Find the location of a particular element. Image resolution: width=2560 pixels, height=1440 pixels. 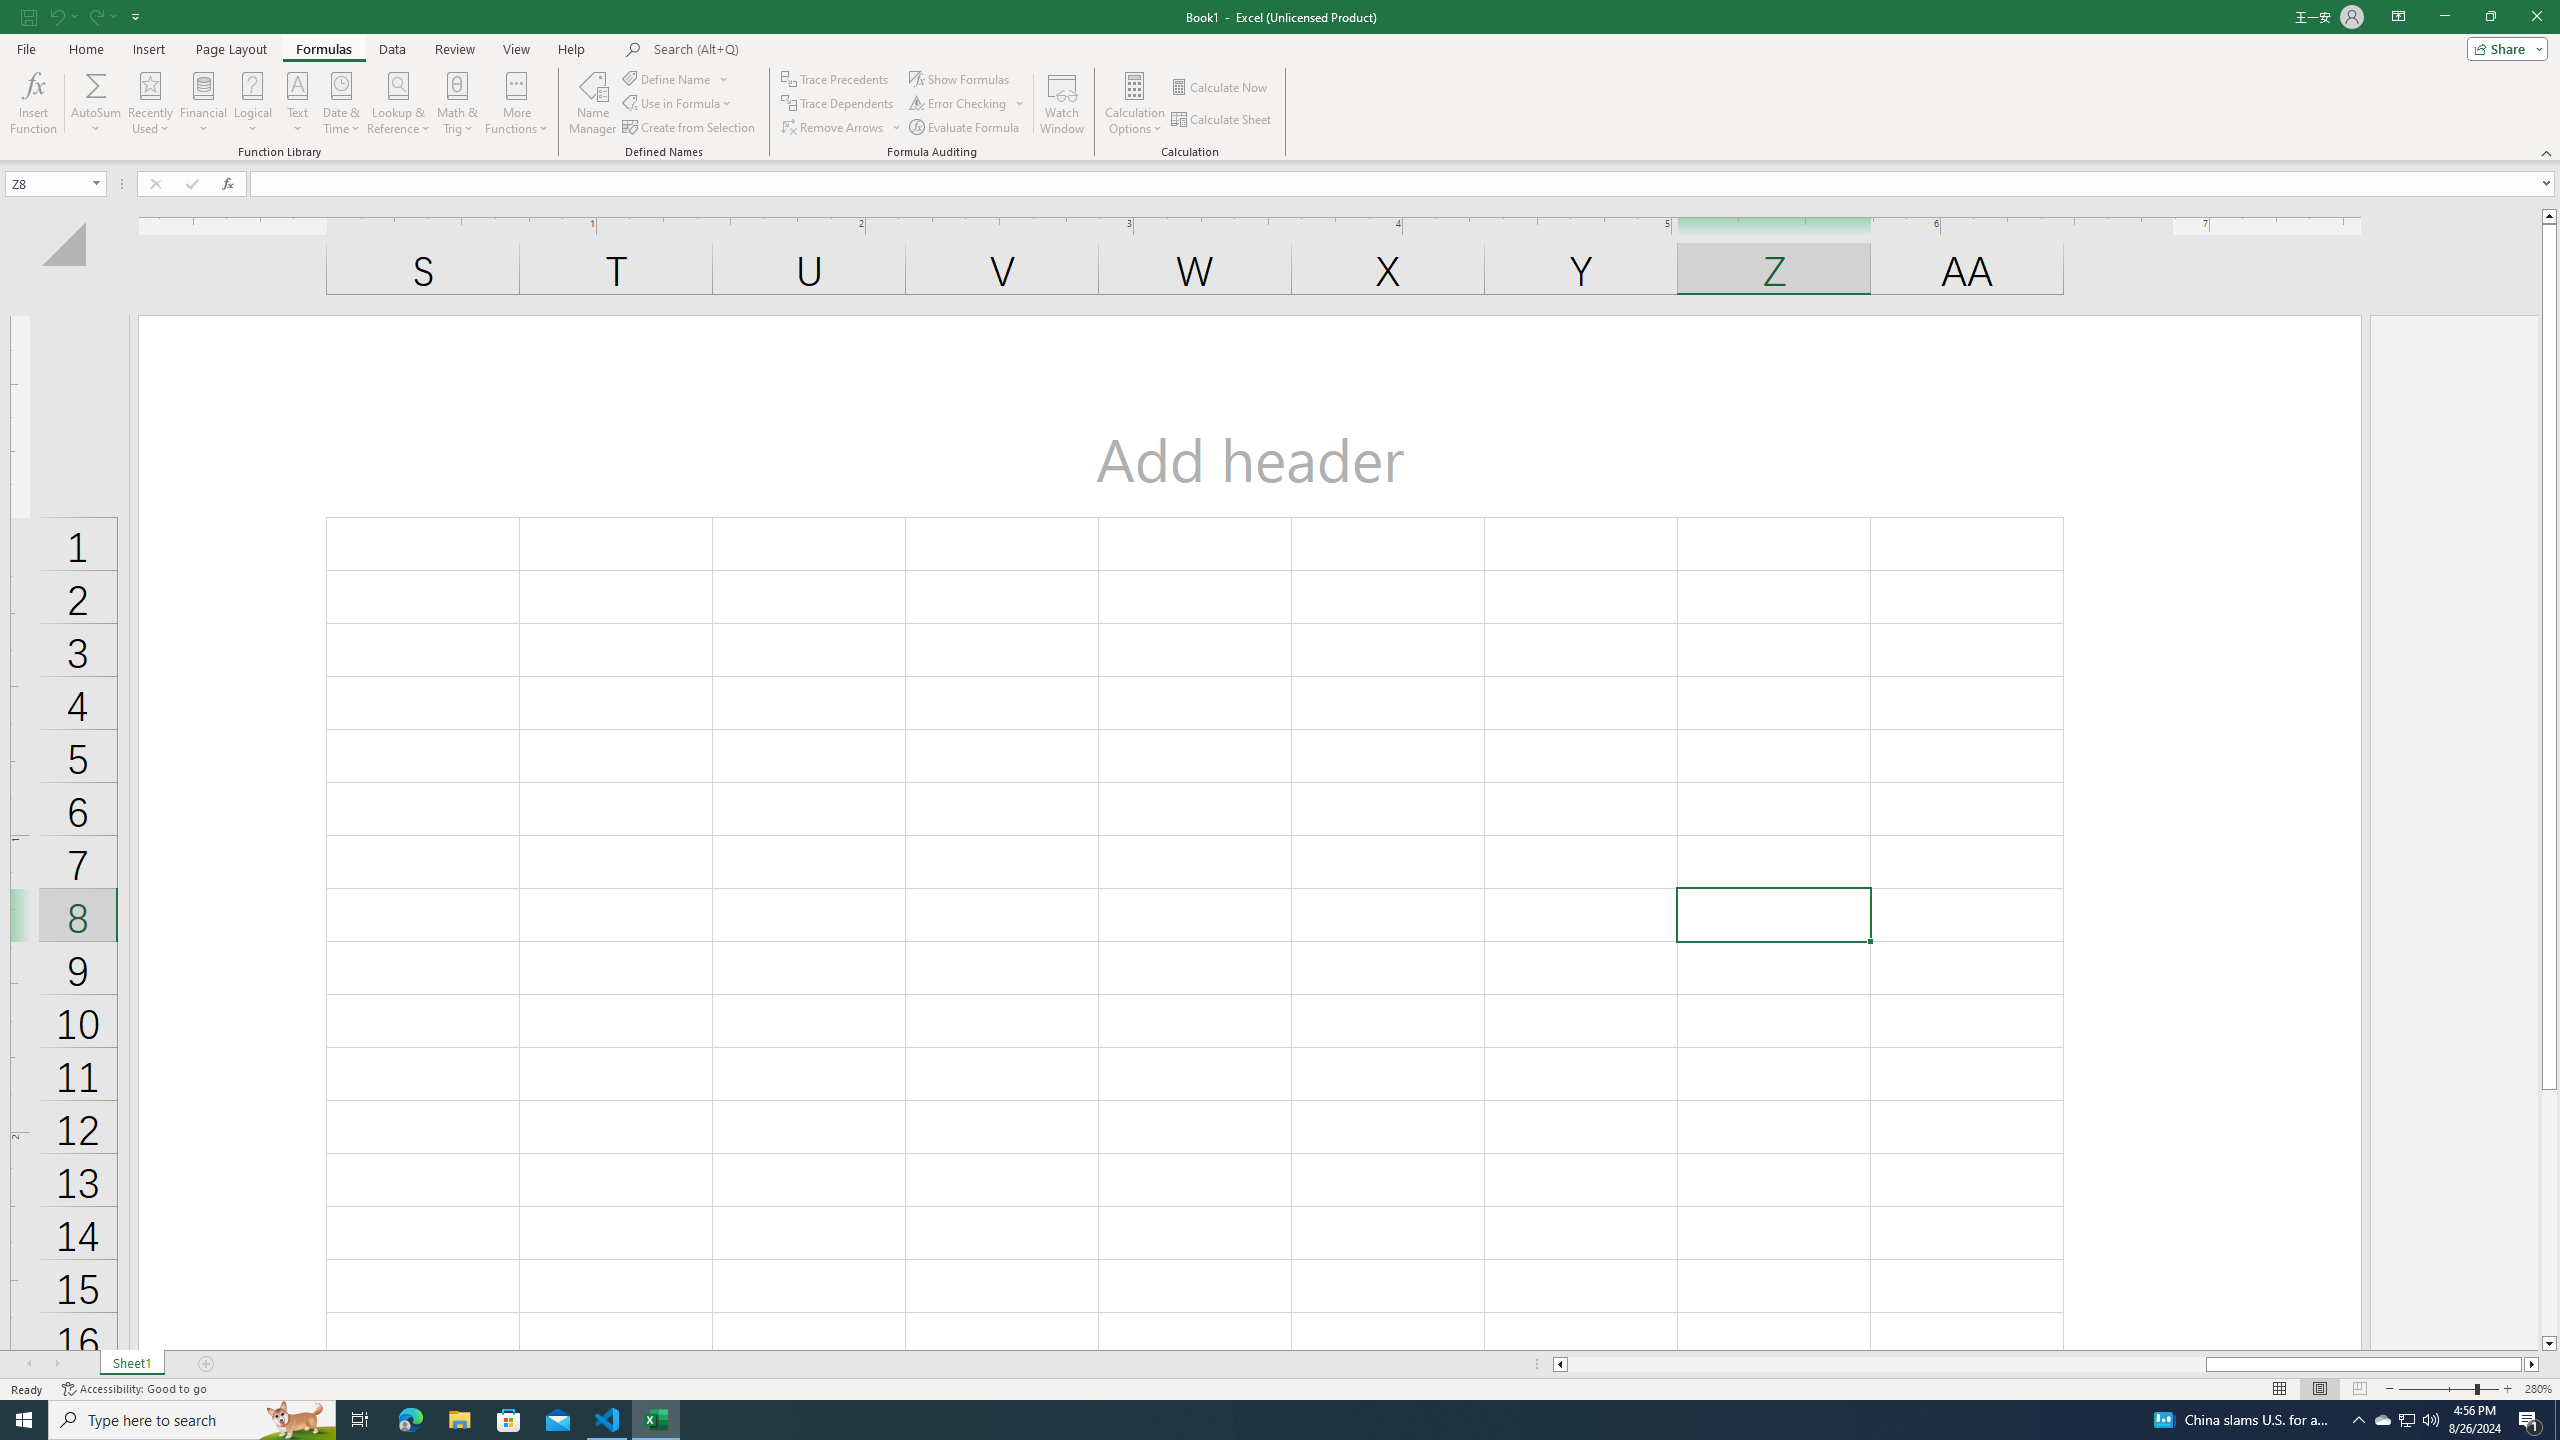

'Trace Precedents' is located at coordinates (836, 78).